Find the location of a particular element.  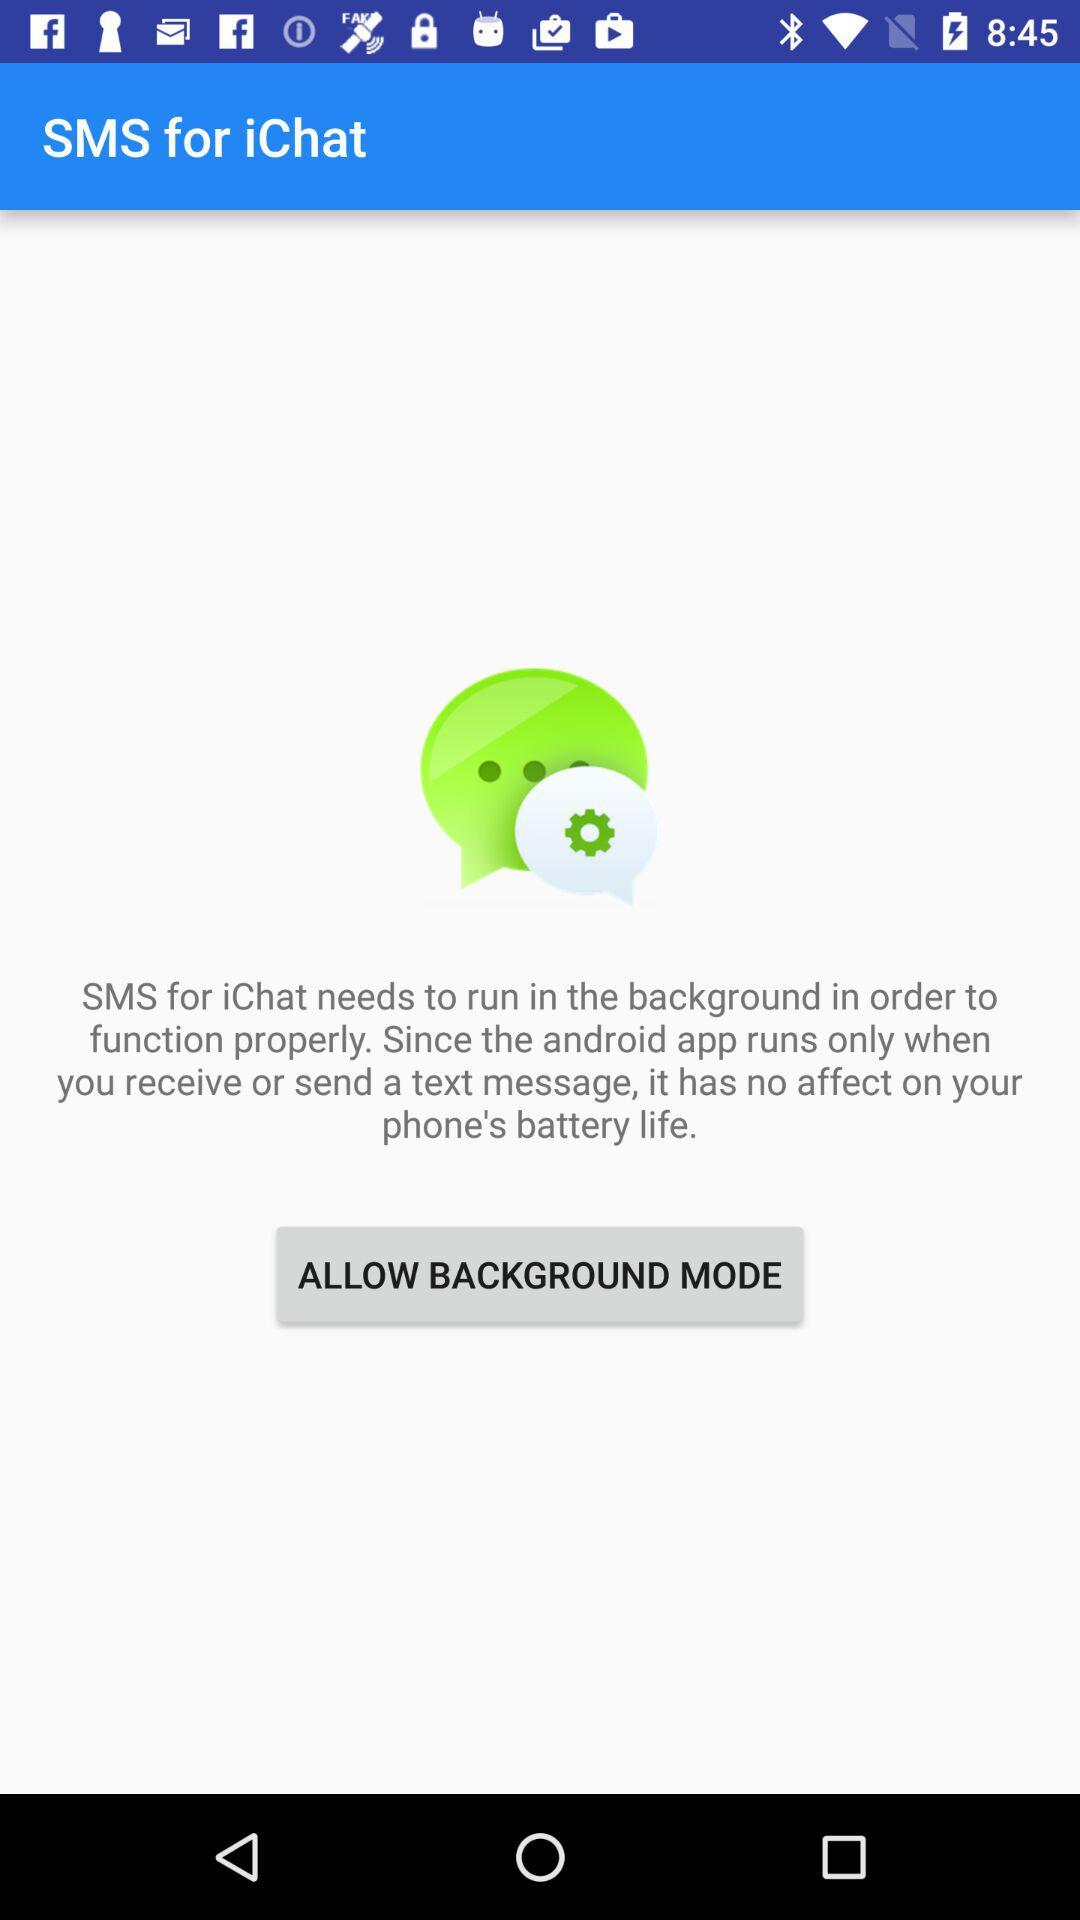

the item below the sms for ichat item is located at coordinates (540, 1273).